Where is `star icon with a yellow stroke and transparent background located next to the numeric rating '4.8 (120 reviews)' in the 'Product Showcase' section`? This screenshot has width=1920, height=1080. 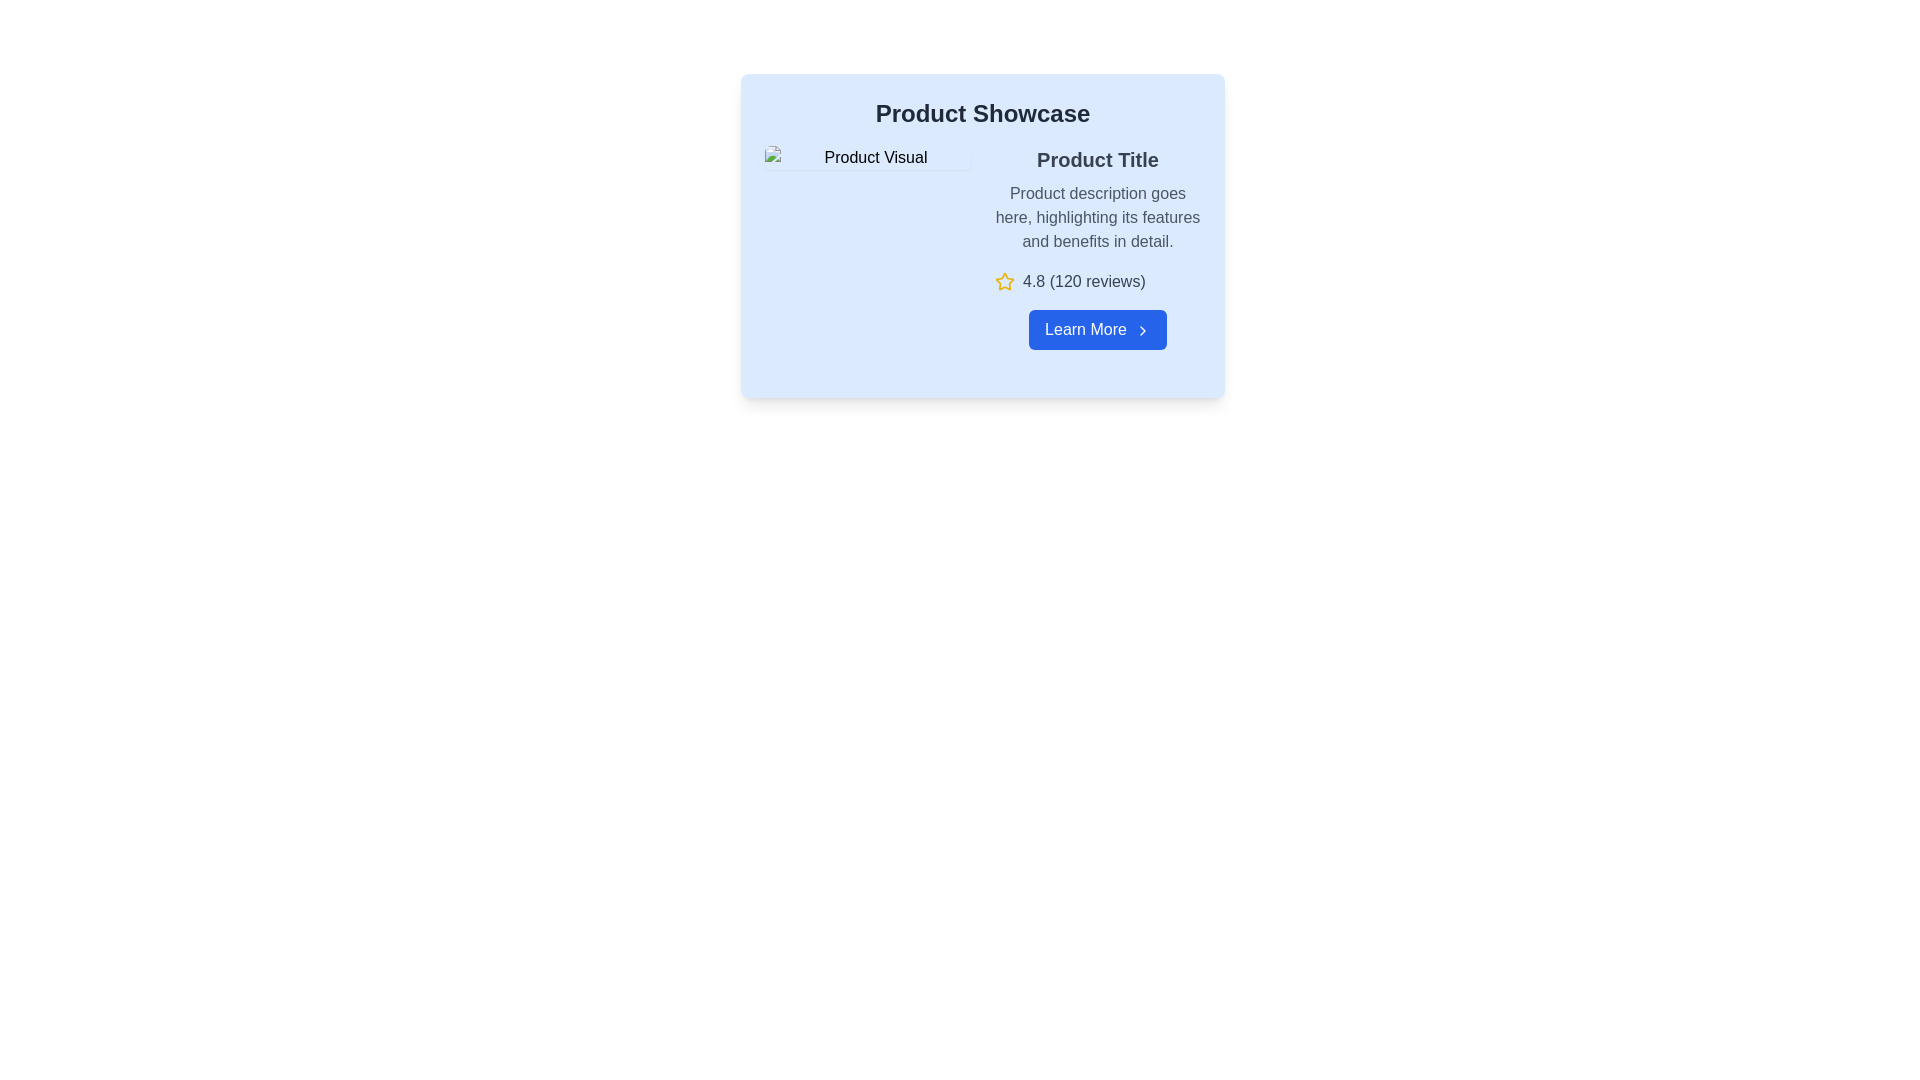 star icon with a yellow stroke and transparent background located next to the numeric rating '4.8 (120 reviews)' in the 'Product Showcase' section is located at coordinates (1004, 281).